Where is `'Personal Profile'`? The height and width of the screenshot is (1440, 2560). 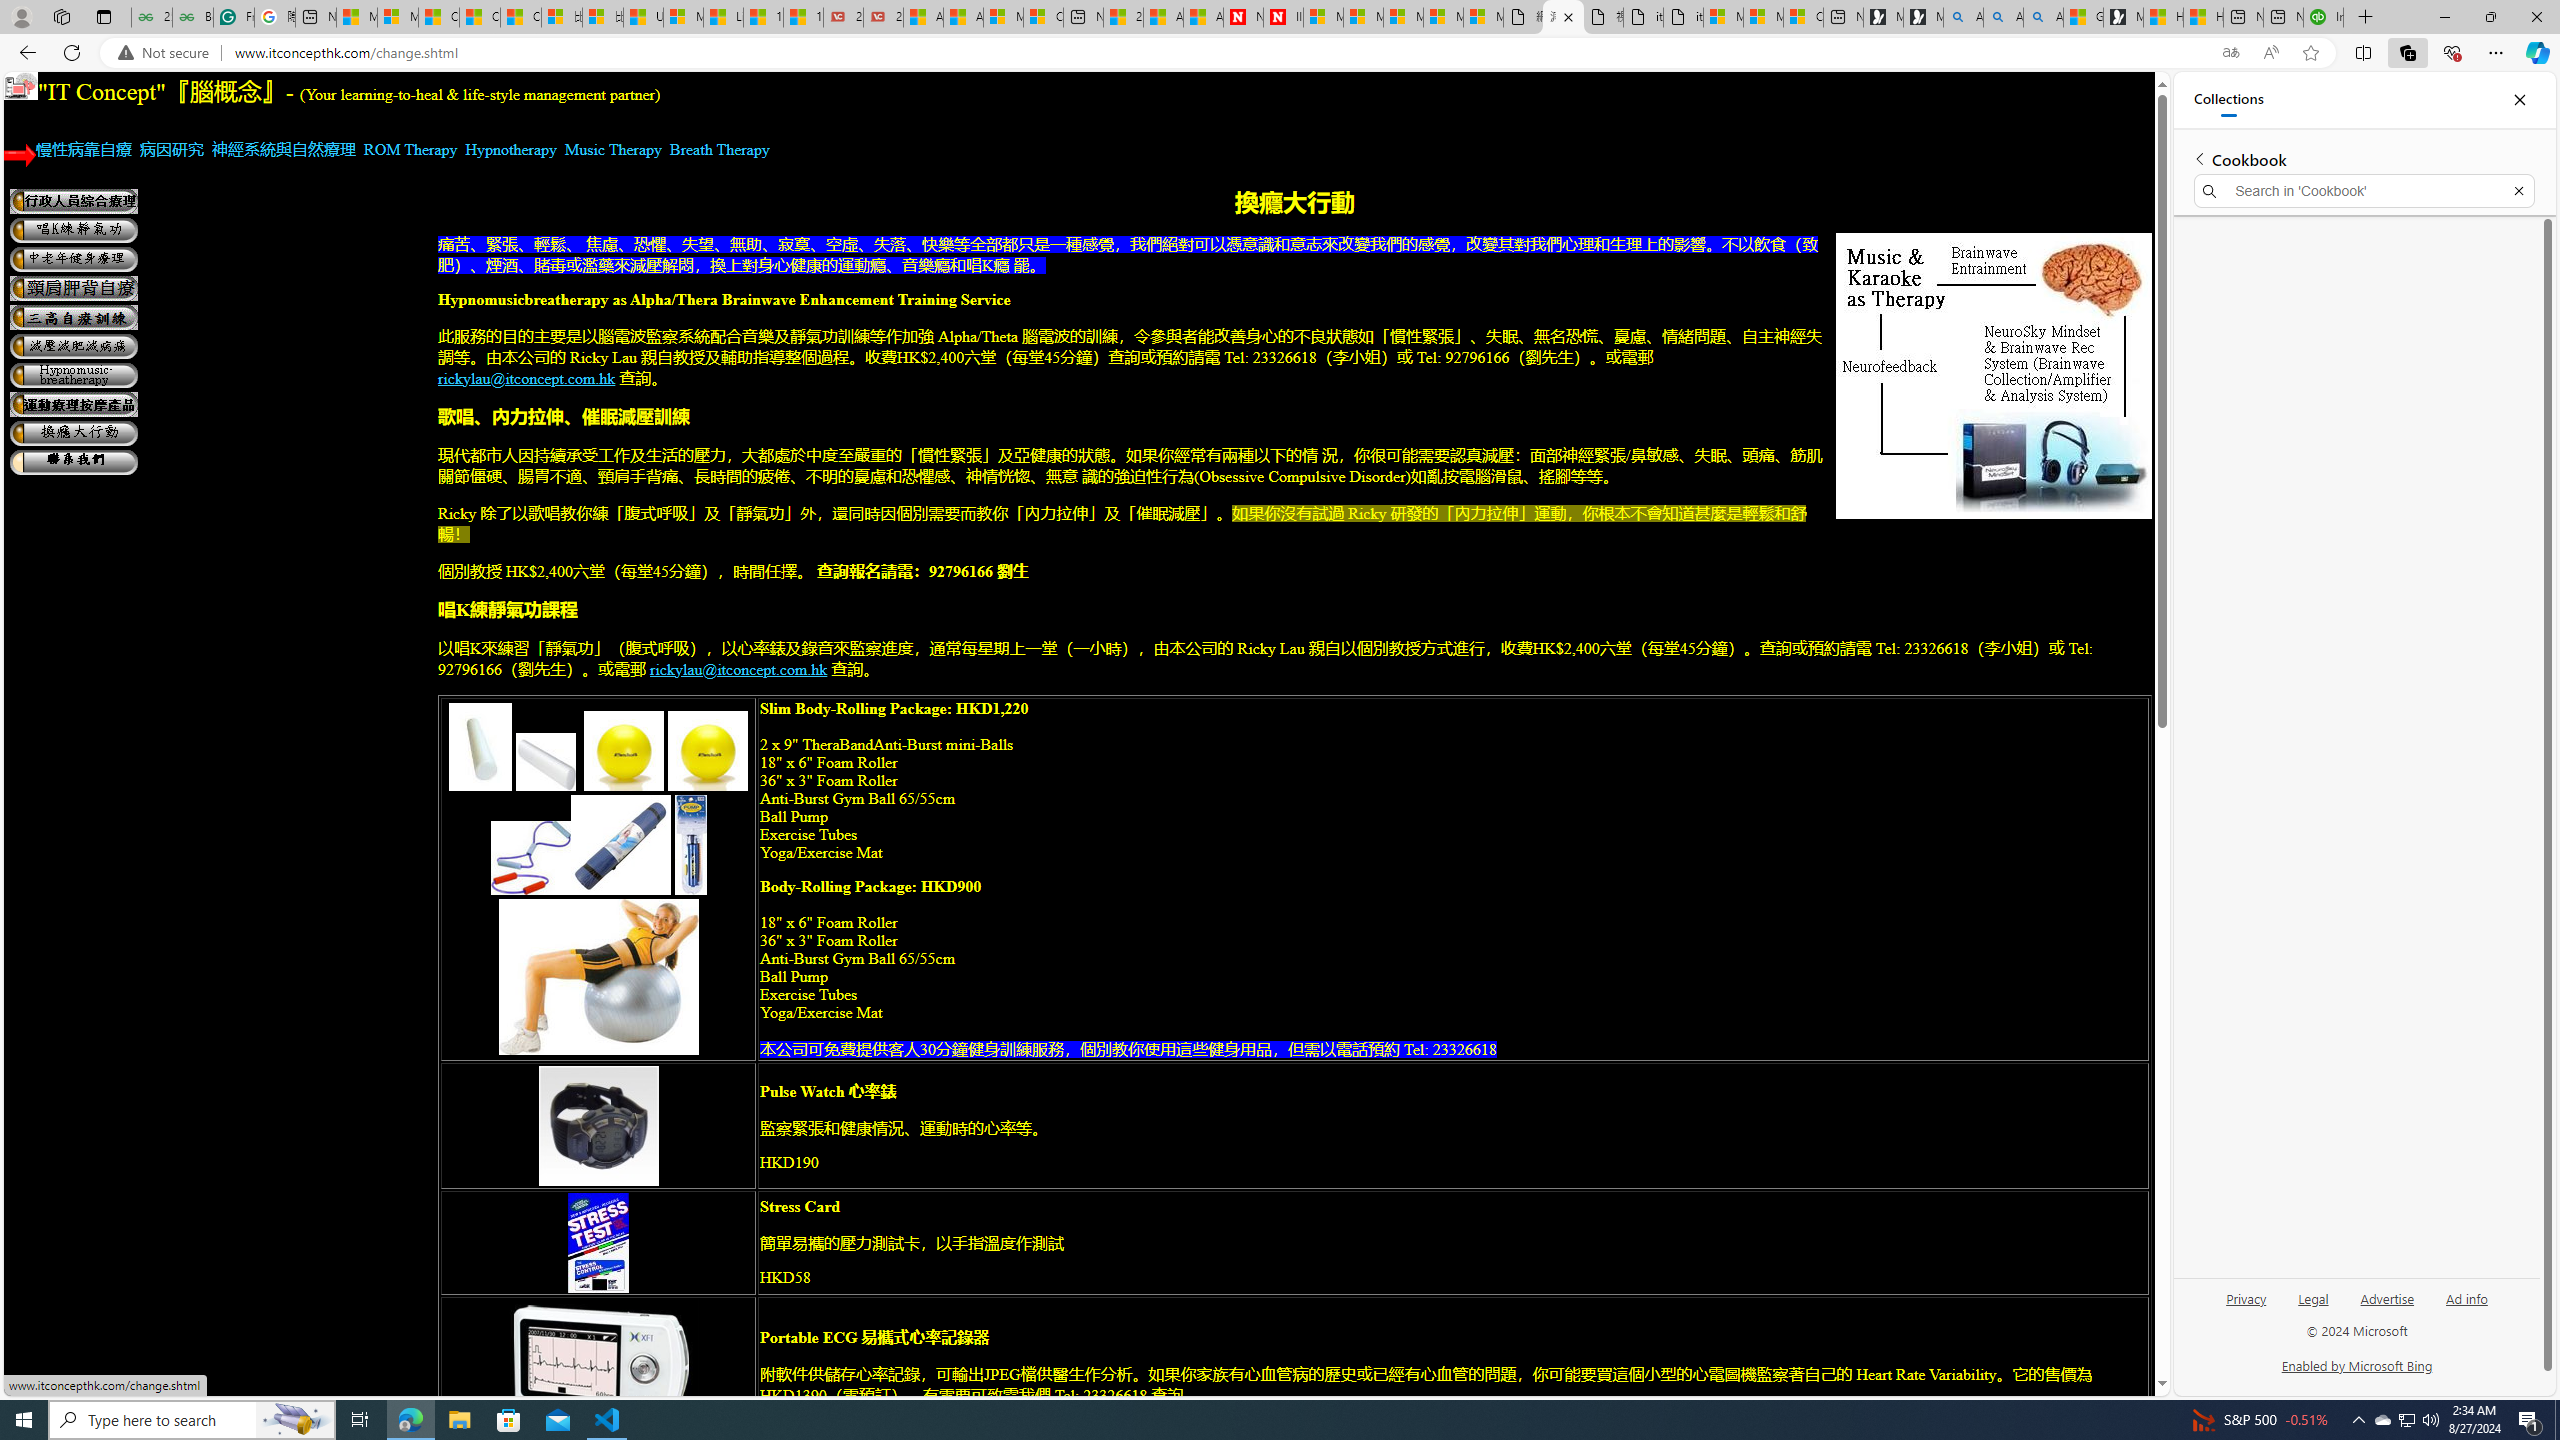
'Personal Profile' is located at coordinates (20, 16).